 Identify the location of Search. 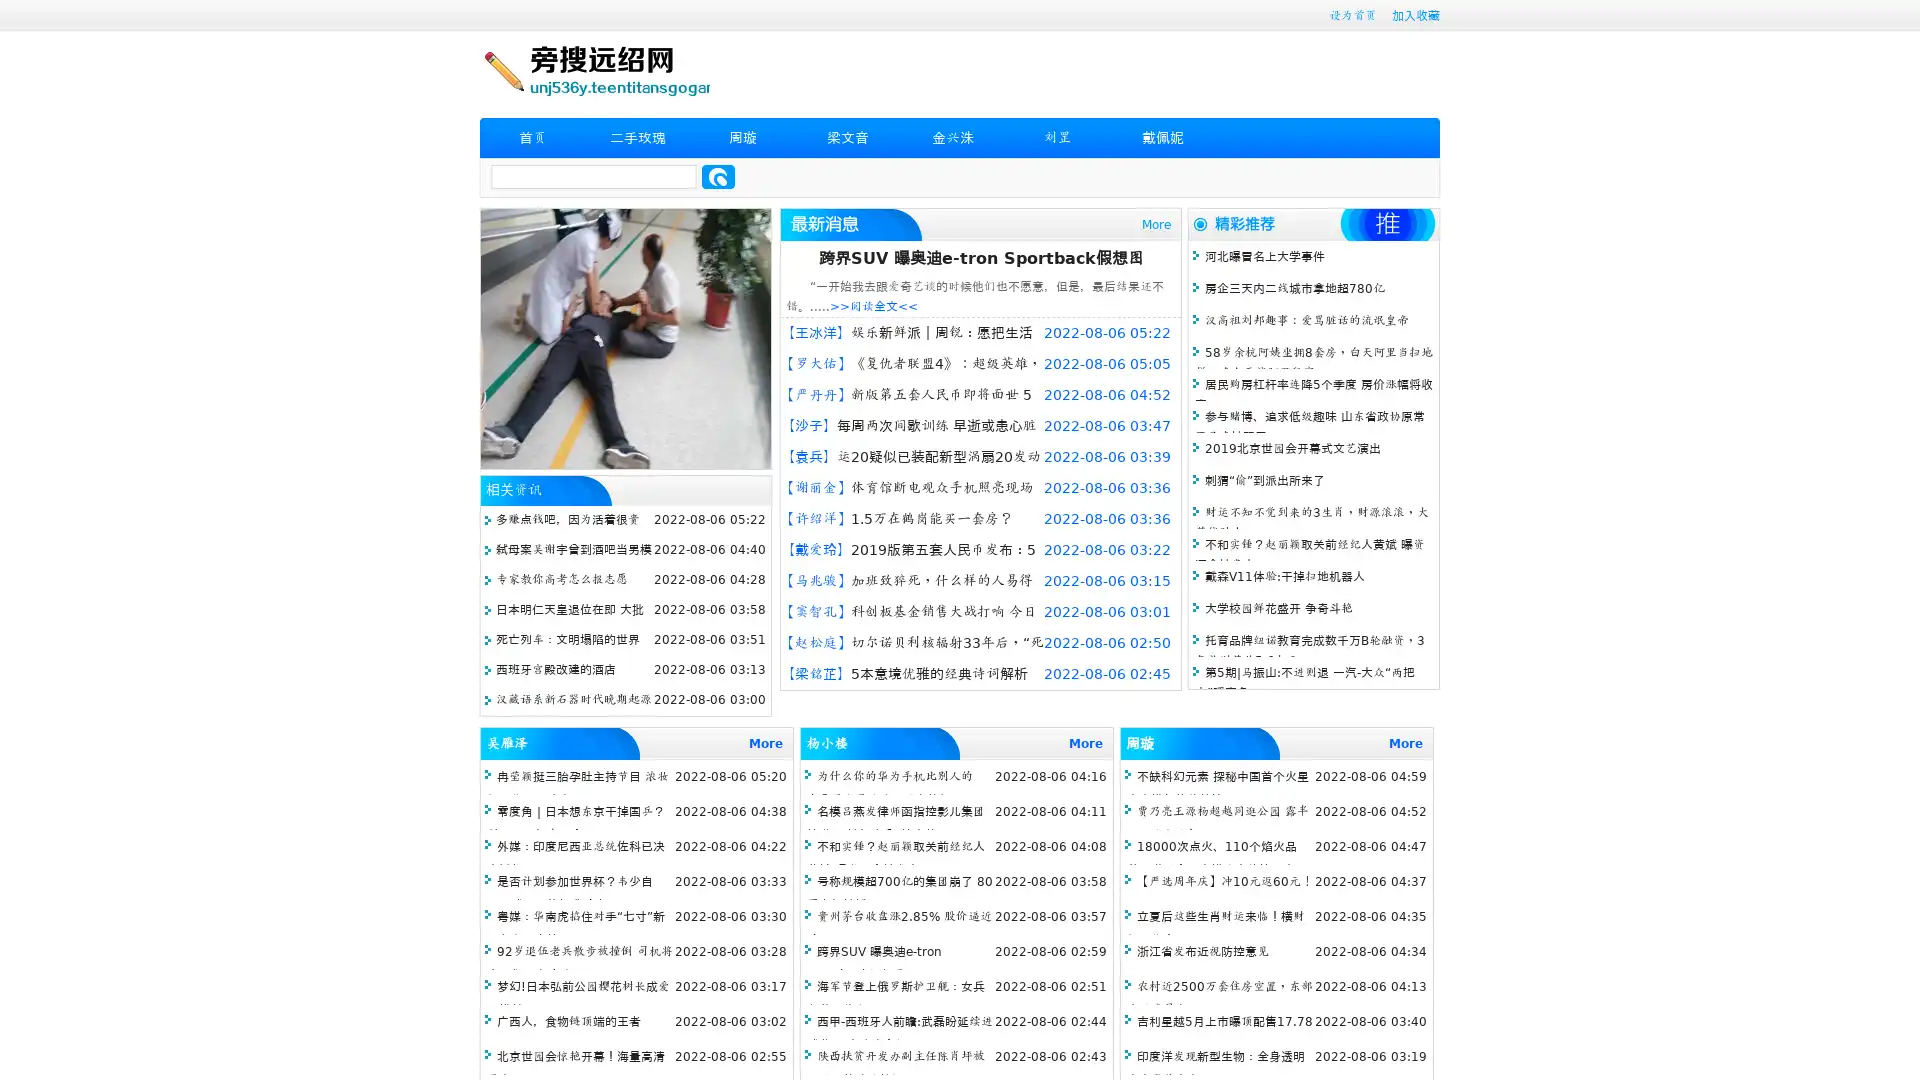
(718, 176).